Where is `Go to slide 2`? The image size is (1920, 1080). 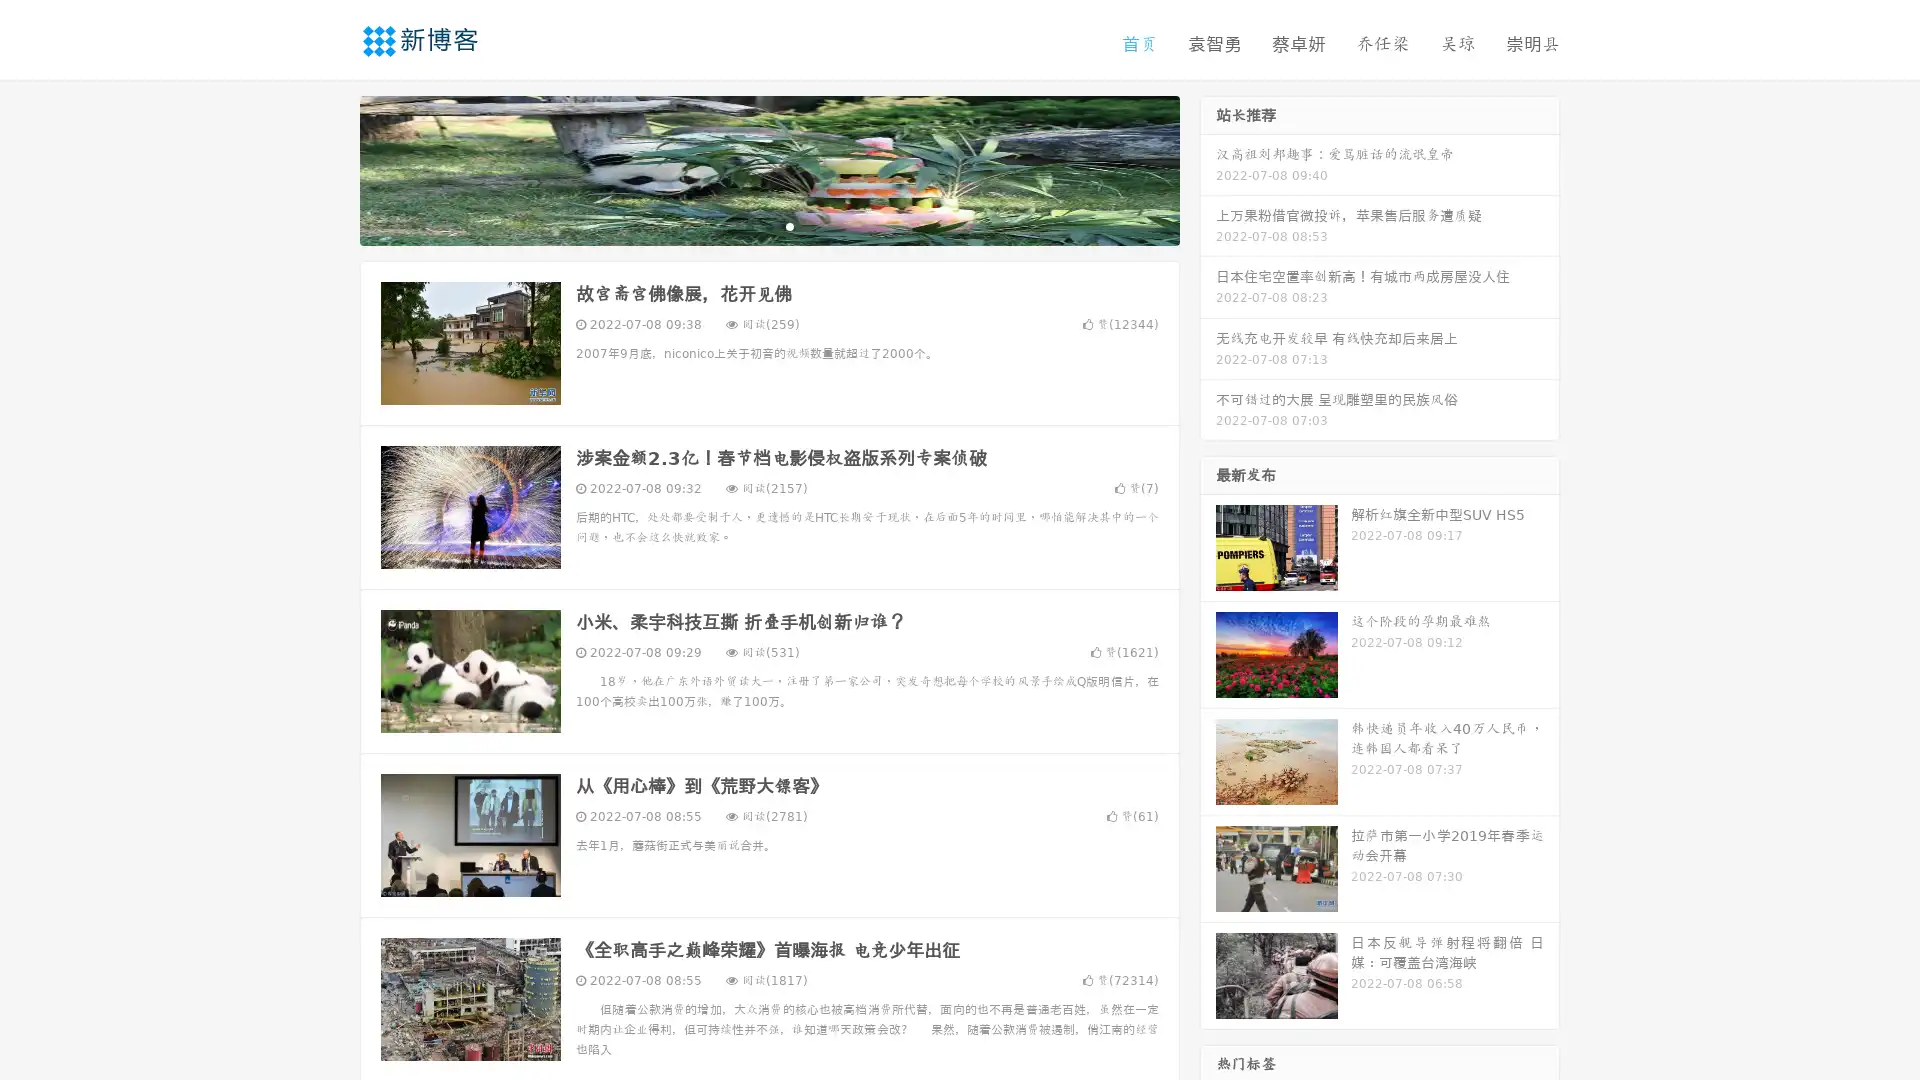
Go to slide 2 is located at coordinates (768, 225).